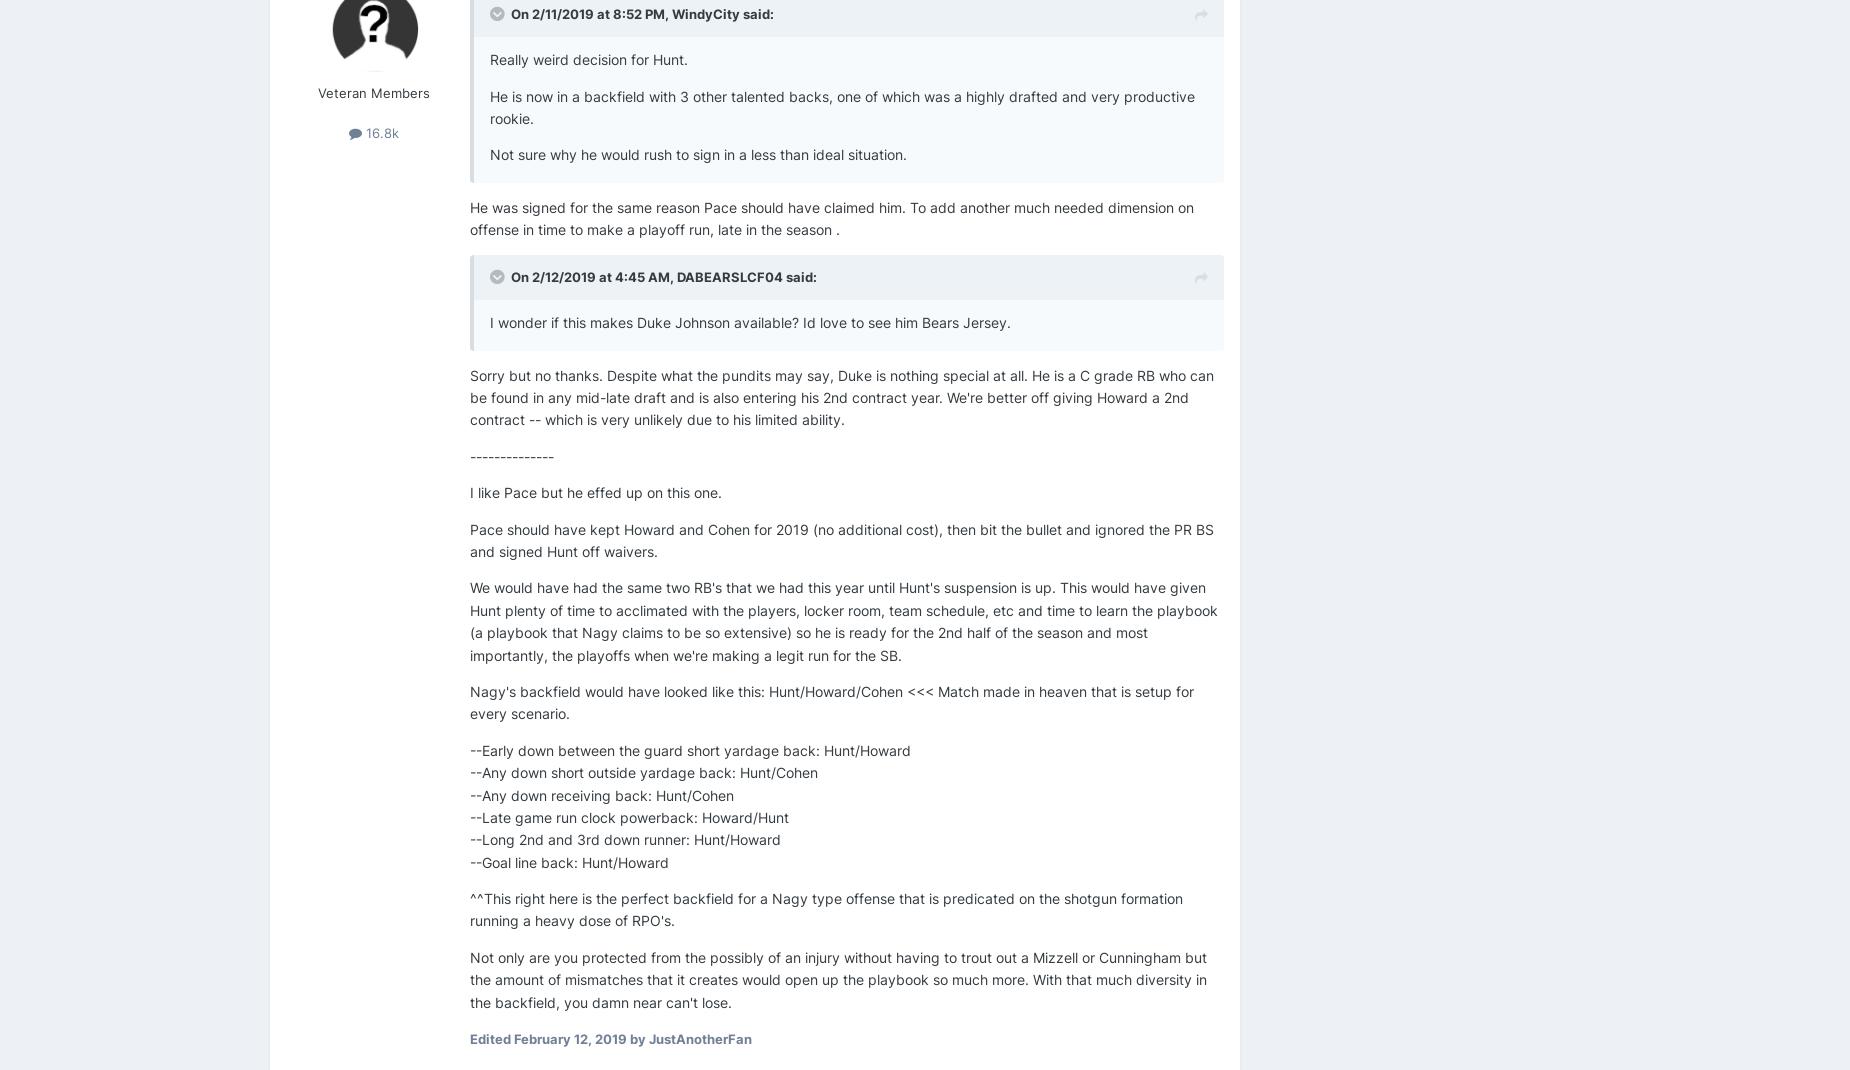 The image size is (1850, 1070). I want to click on '--Late game run clock powerback: Howard/Hunt', so click(629, 816).